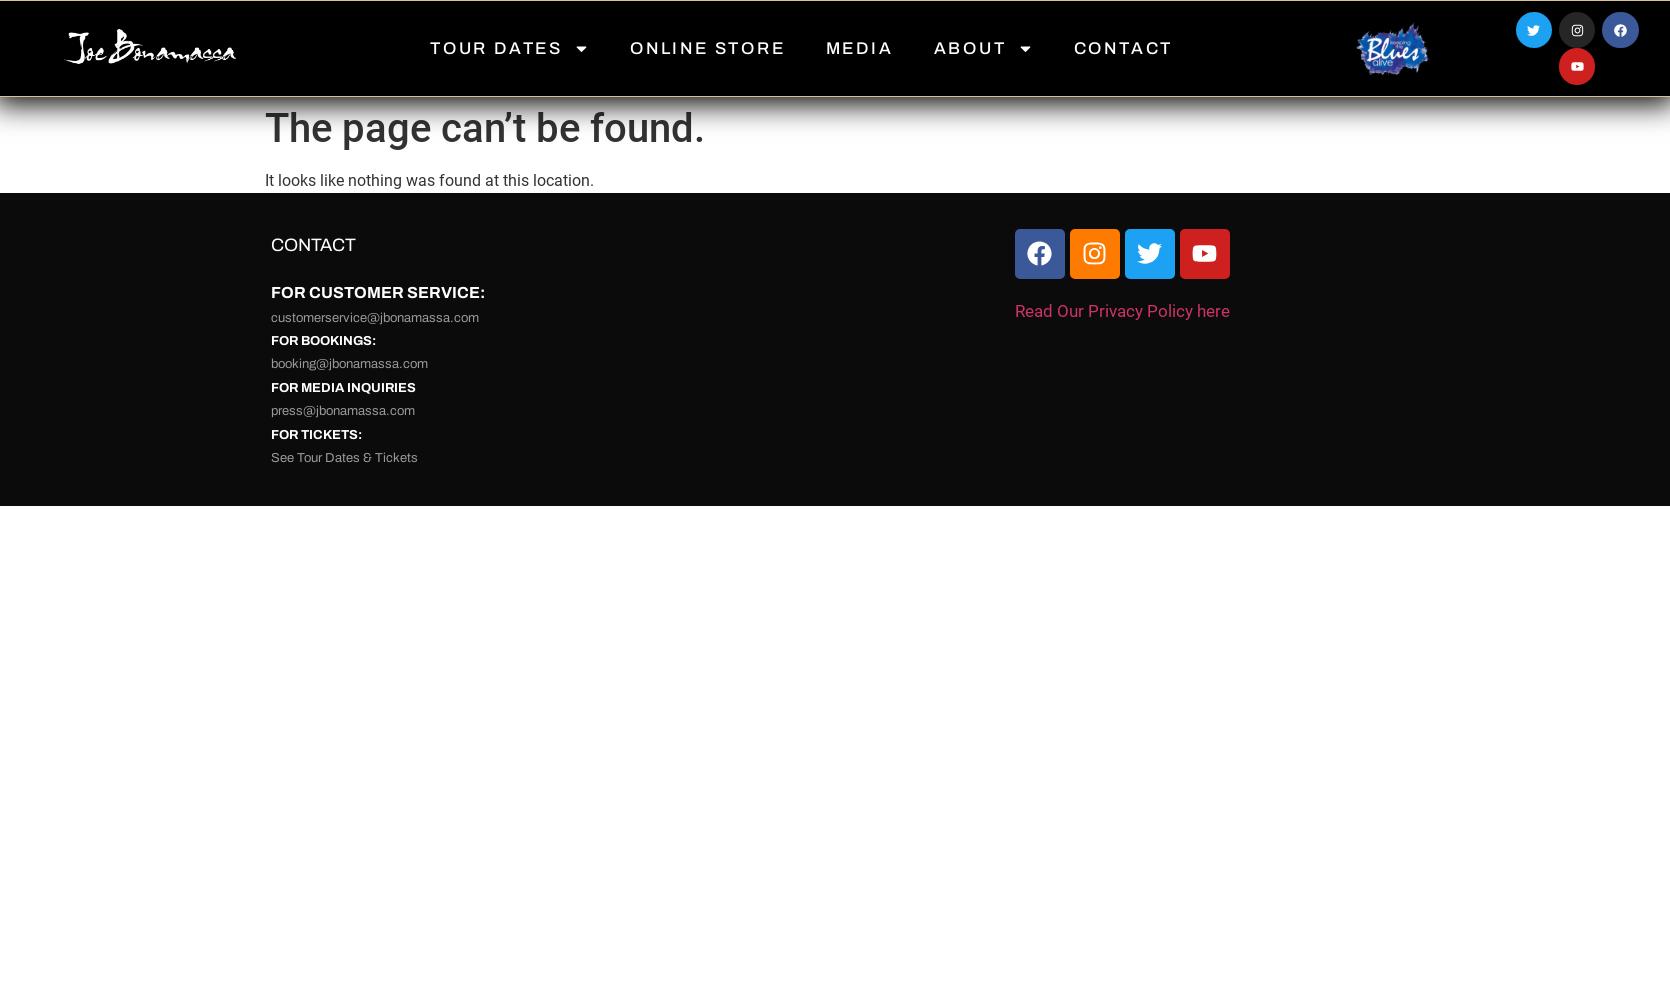 This screenshot has height=1000, width=1670. I want to click on 'ABOUT', so click(968, 47).